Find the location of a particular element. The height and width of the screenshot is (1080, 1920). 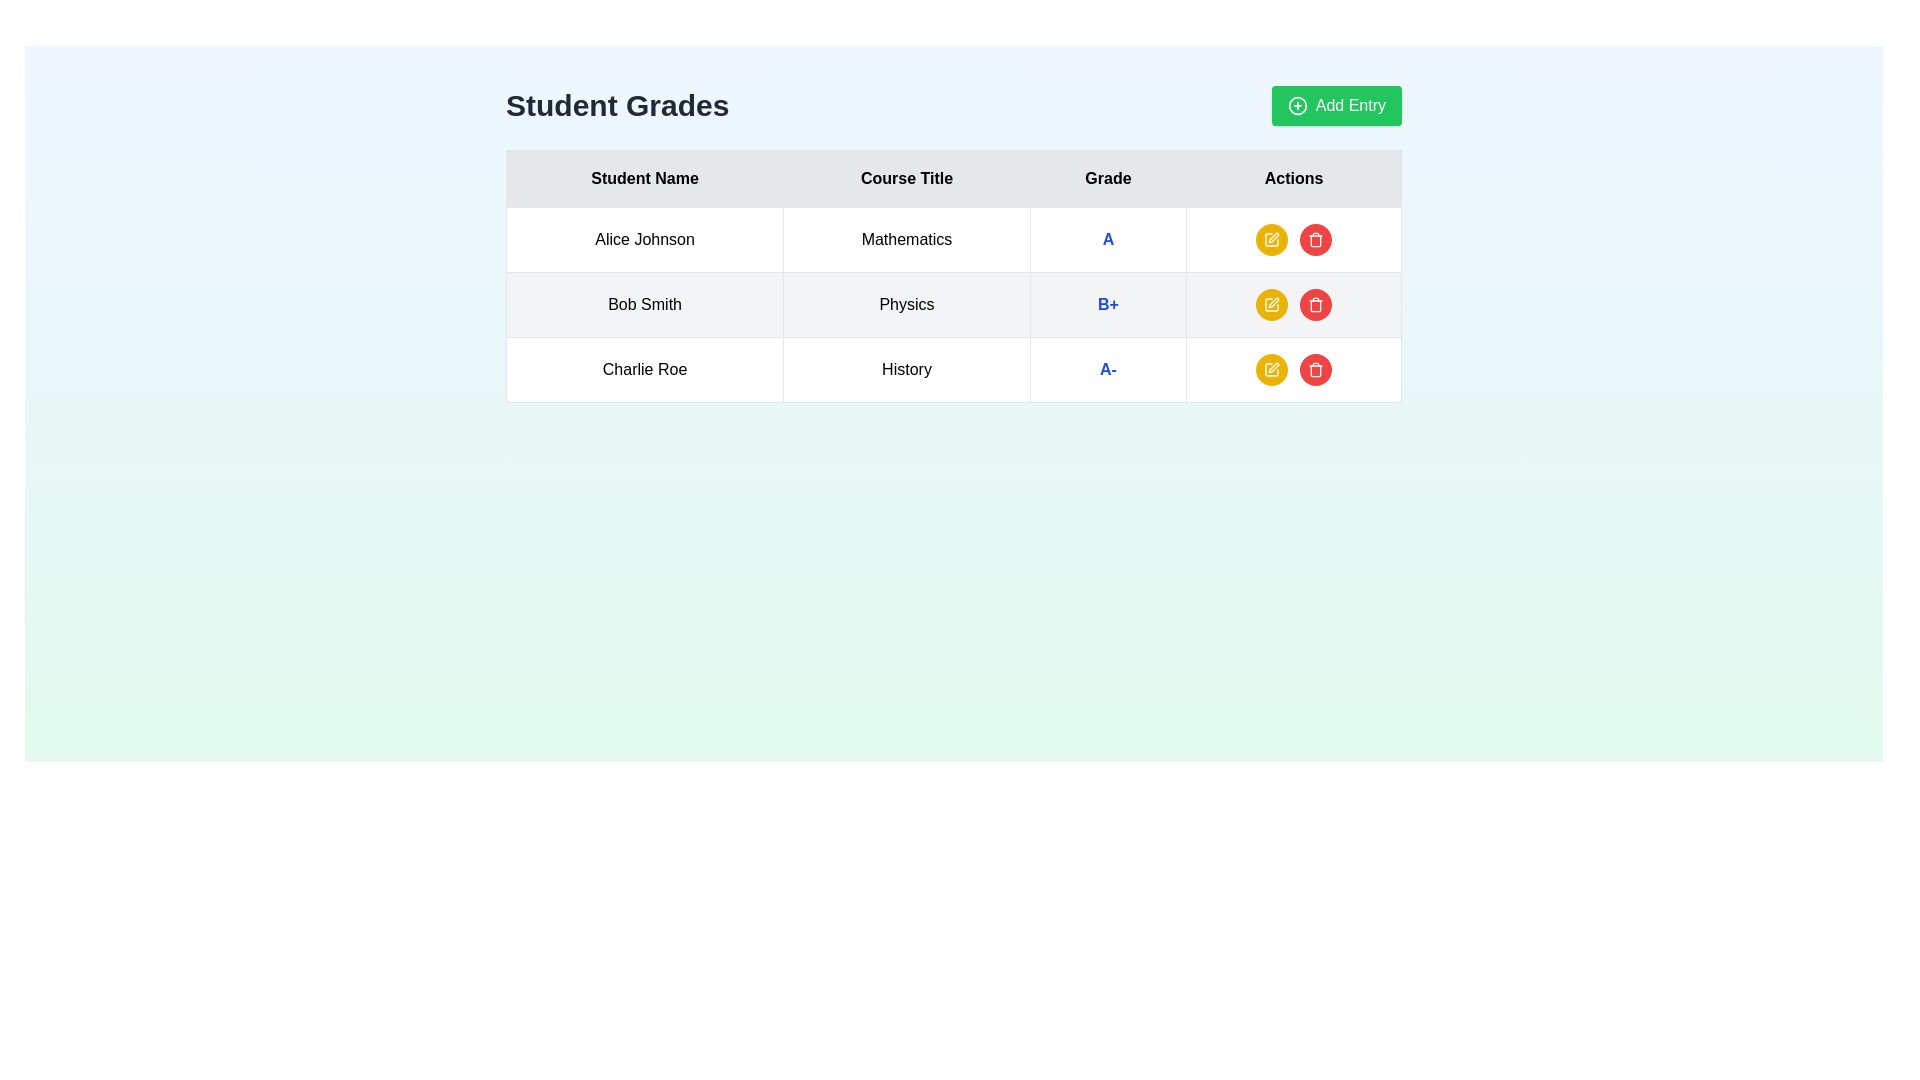

the red circular delete button with a trash can icon, located in the 'Actions' column of the row for 'Charlie Roe' is located at coordinates (1315, 304).